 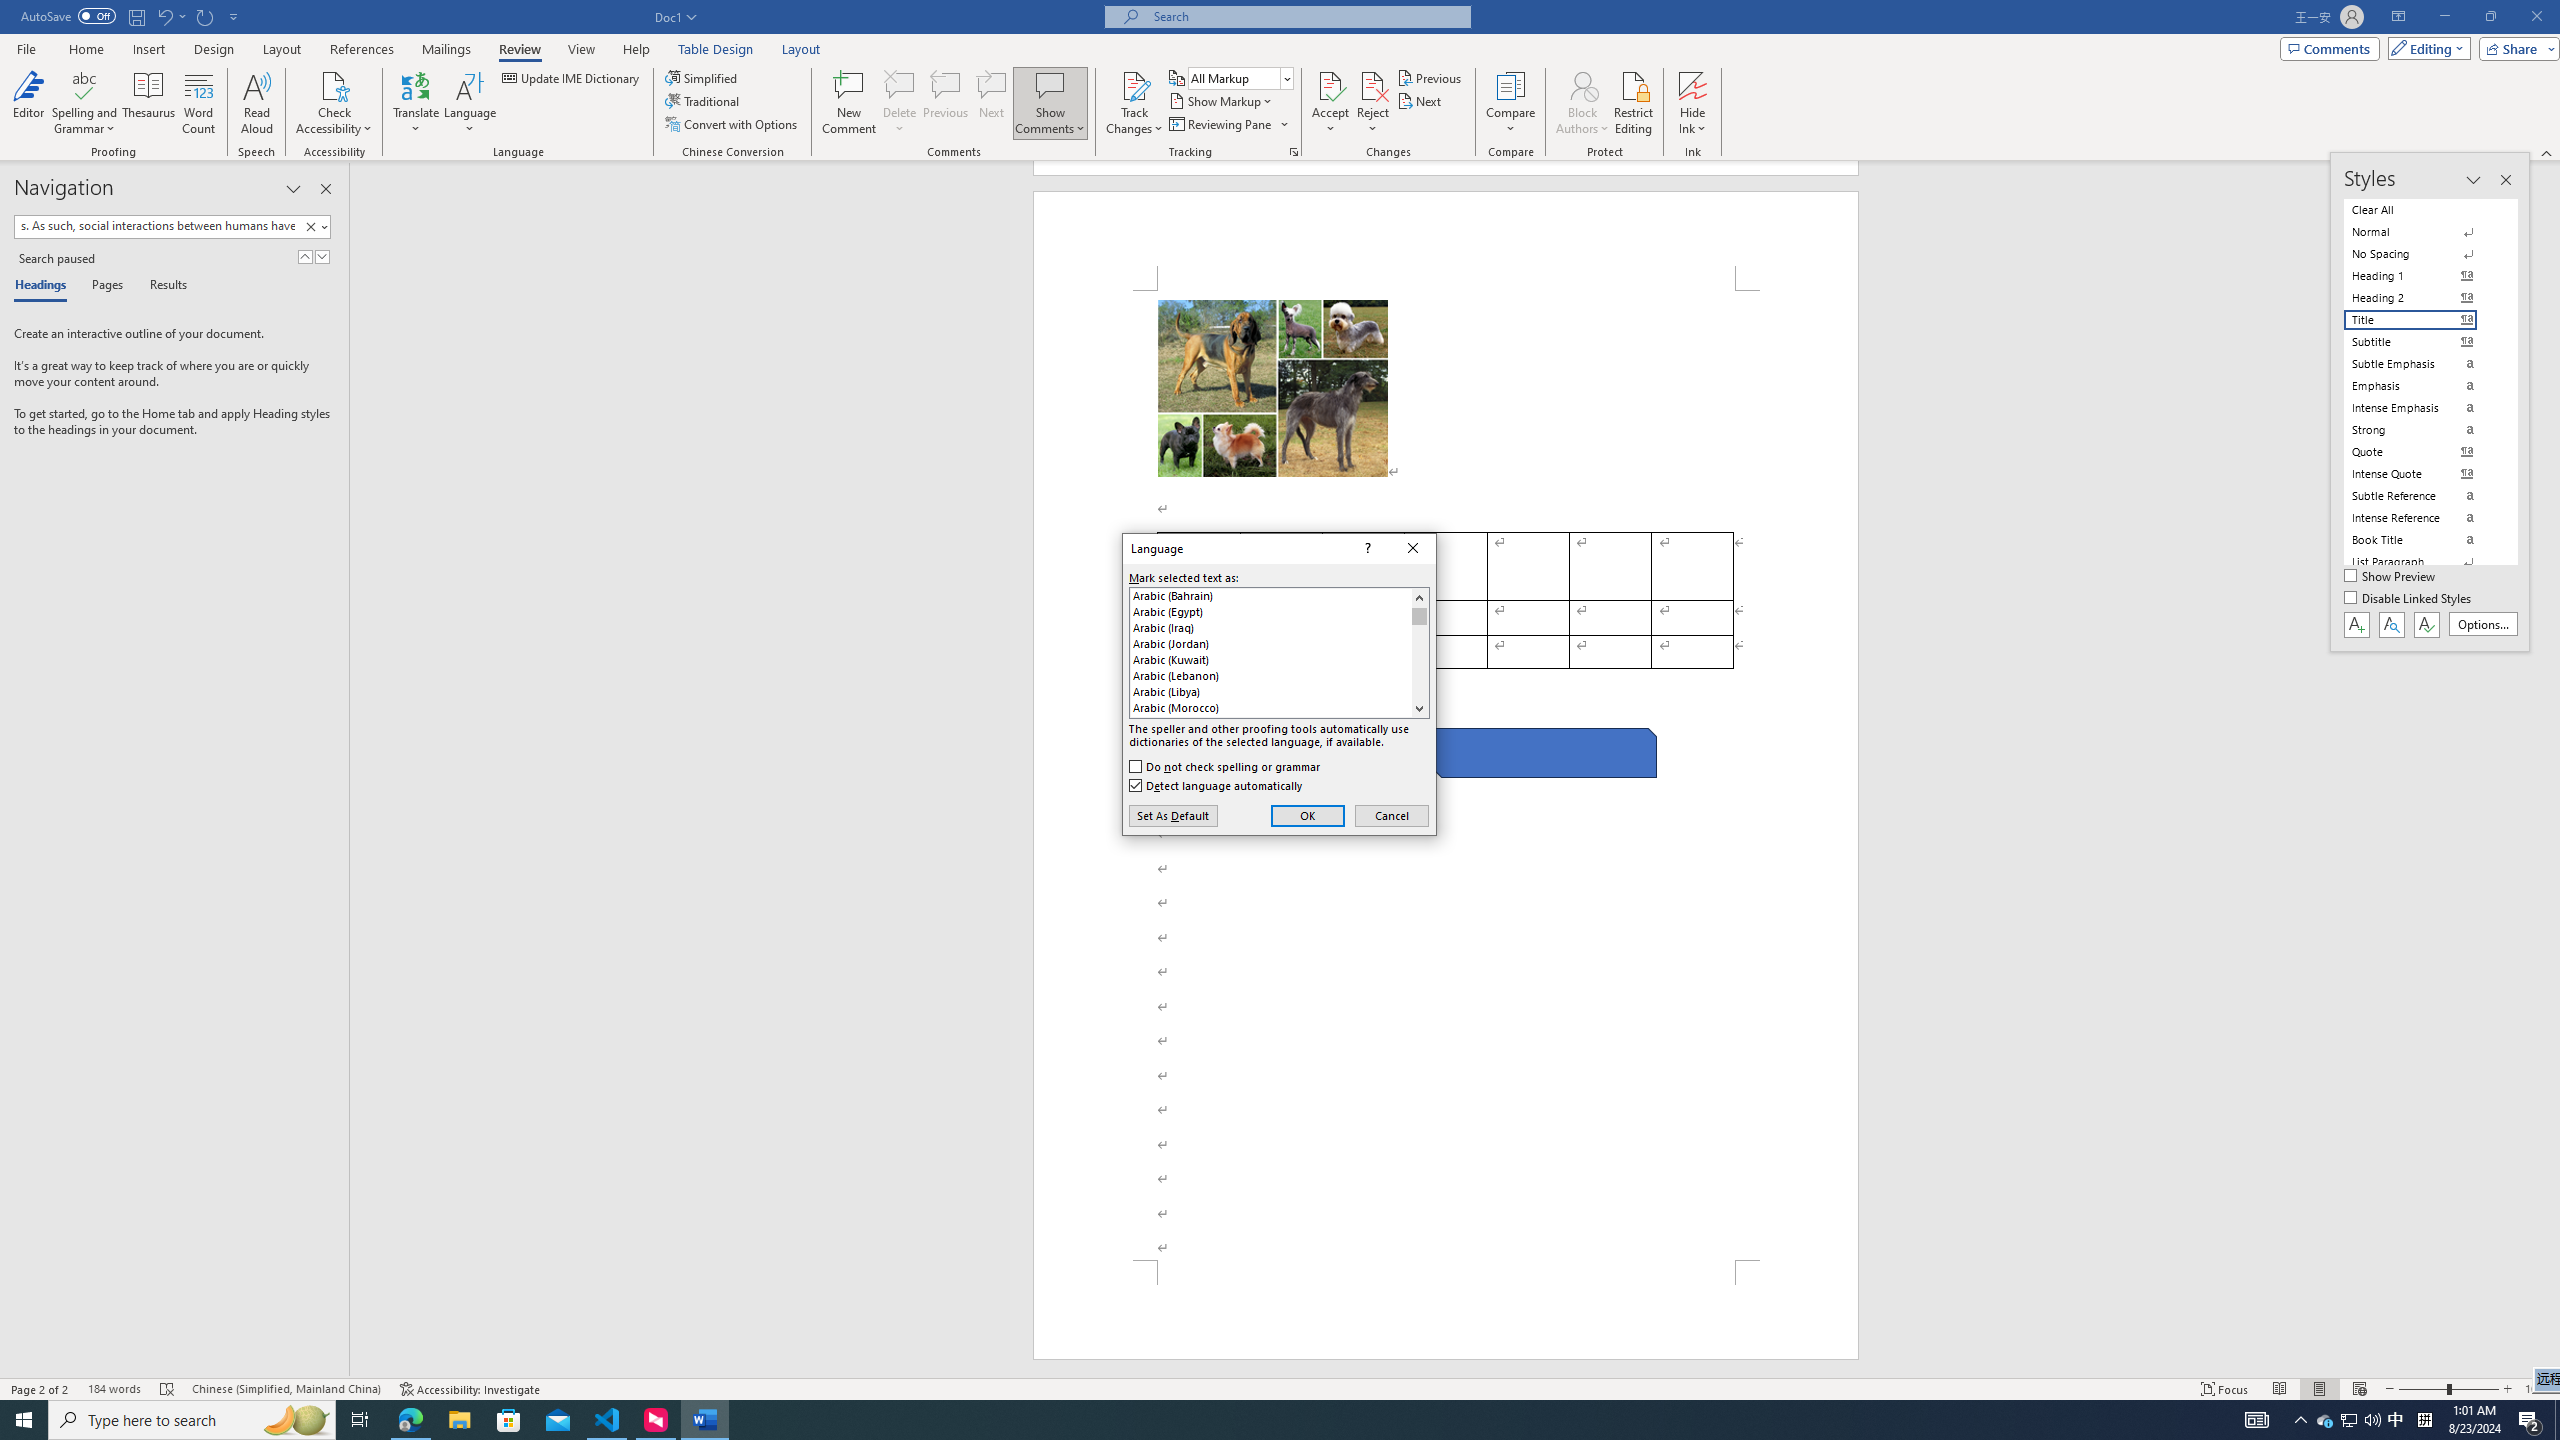 I want to click on 'Subtle Emphasis', so click(x=2422, y=363).